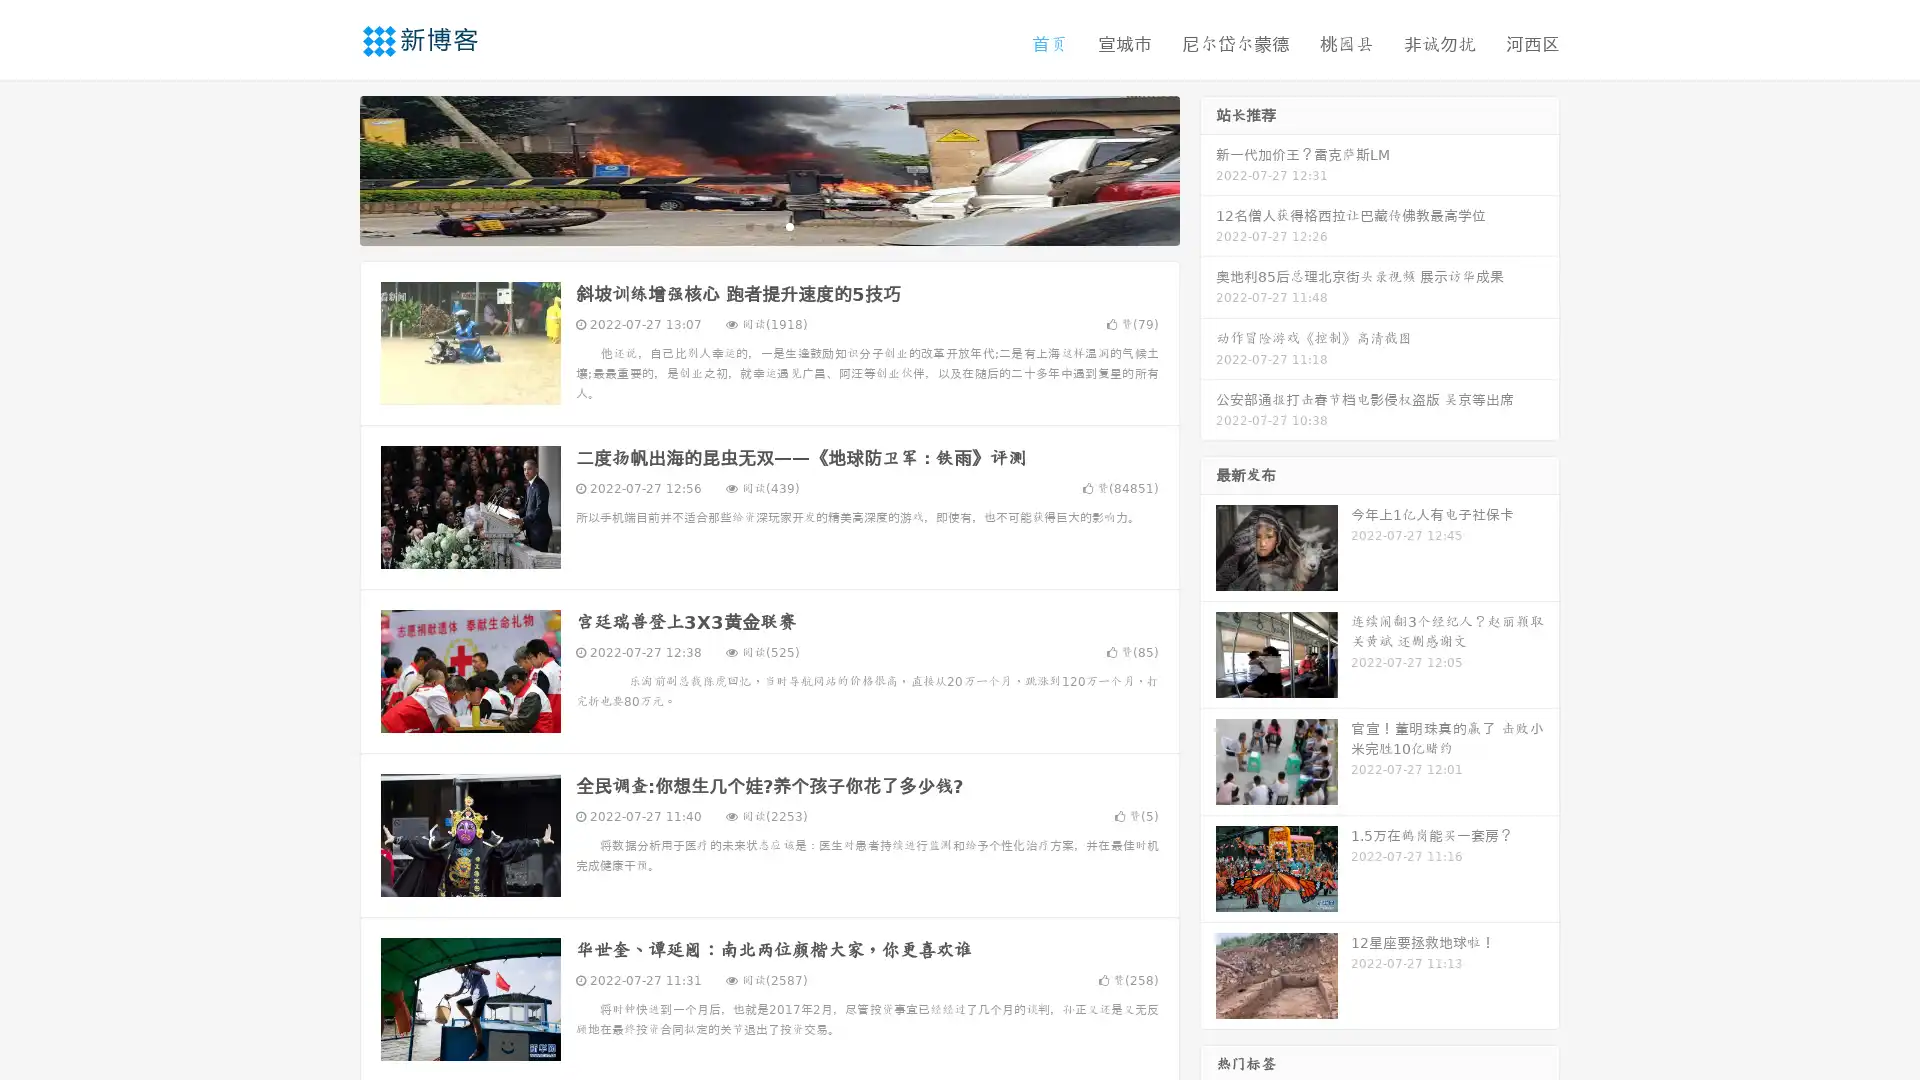 Image resolution: width=1920 pixels, height=1080 pixels. I want to click on Previous slide, so click(330, 168).